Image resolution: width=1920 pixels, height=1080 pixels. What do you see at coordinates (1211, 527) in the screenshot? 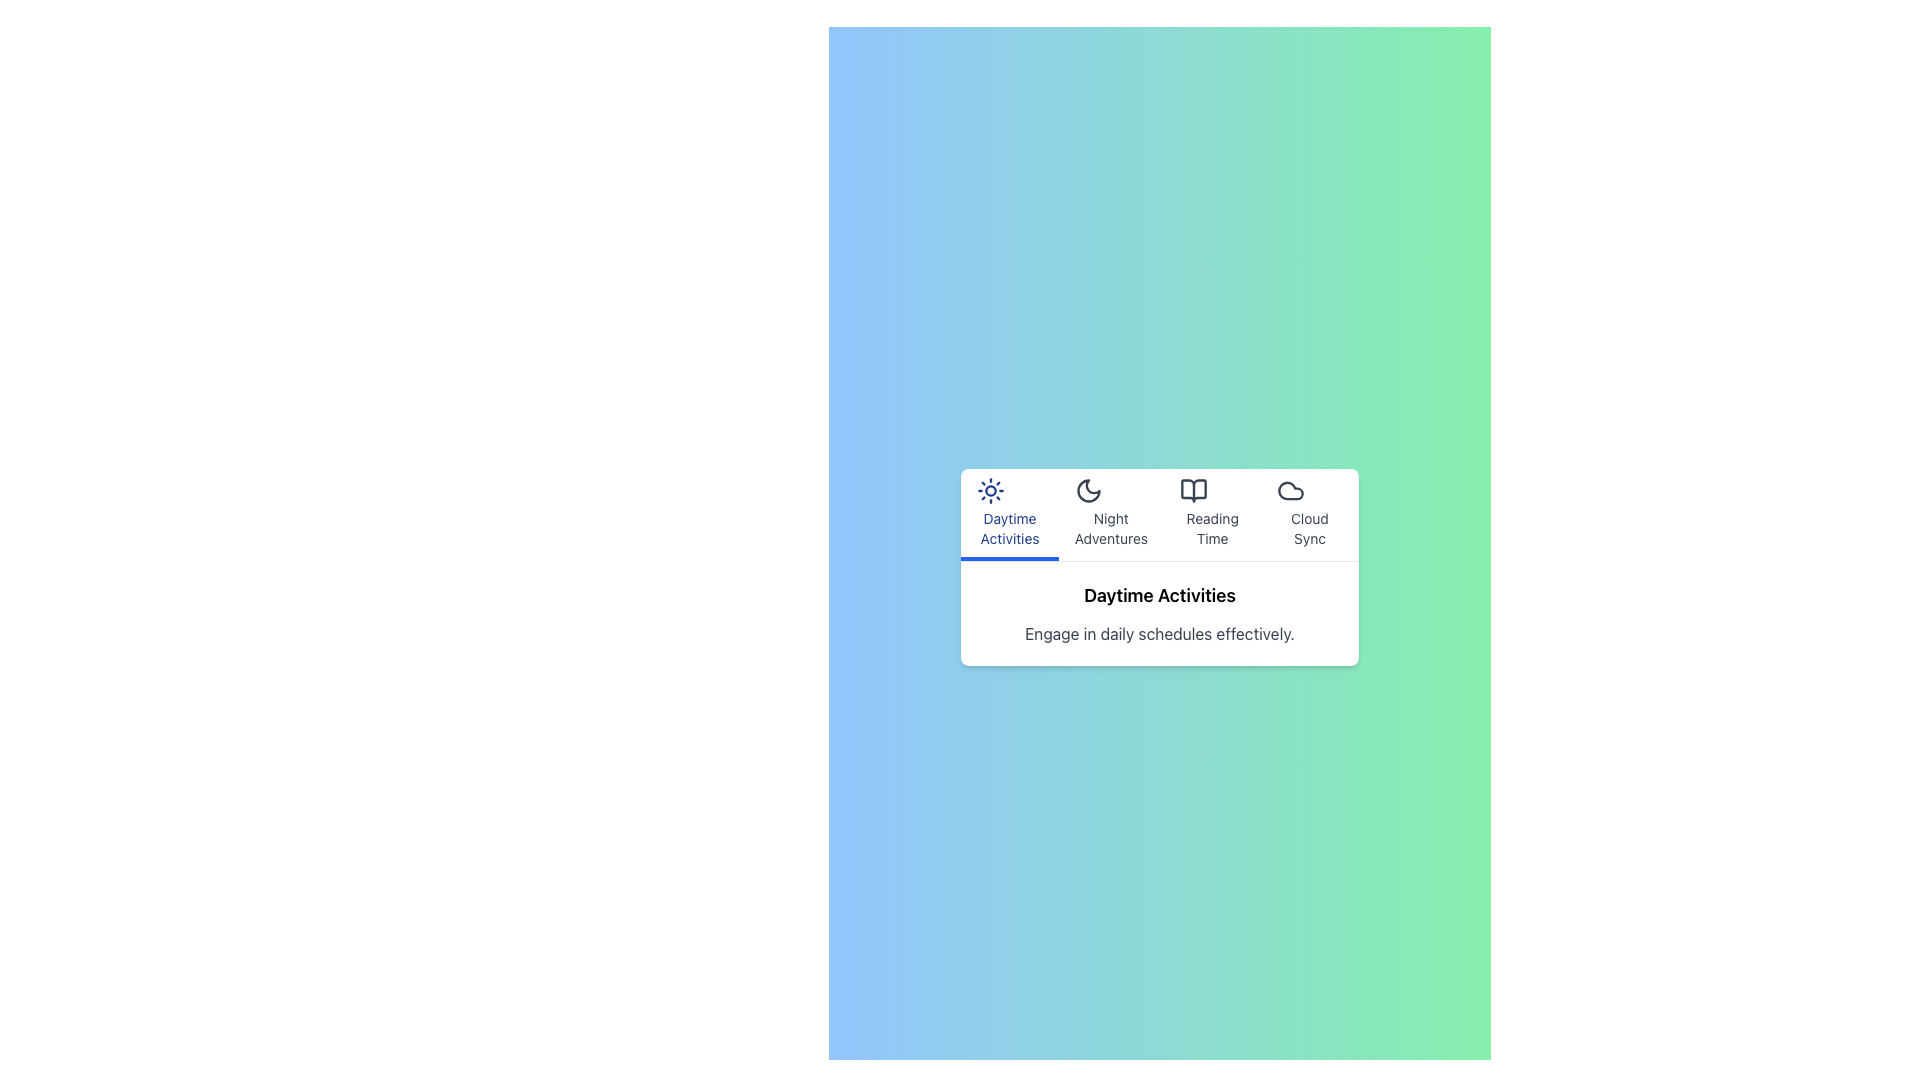
I see `'Reading Time' label text located below the book icon in the navigation bar at the top of the card` at bounding box center [1211, 527].